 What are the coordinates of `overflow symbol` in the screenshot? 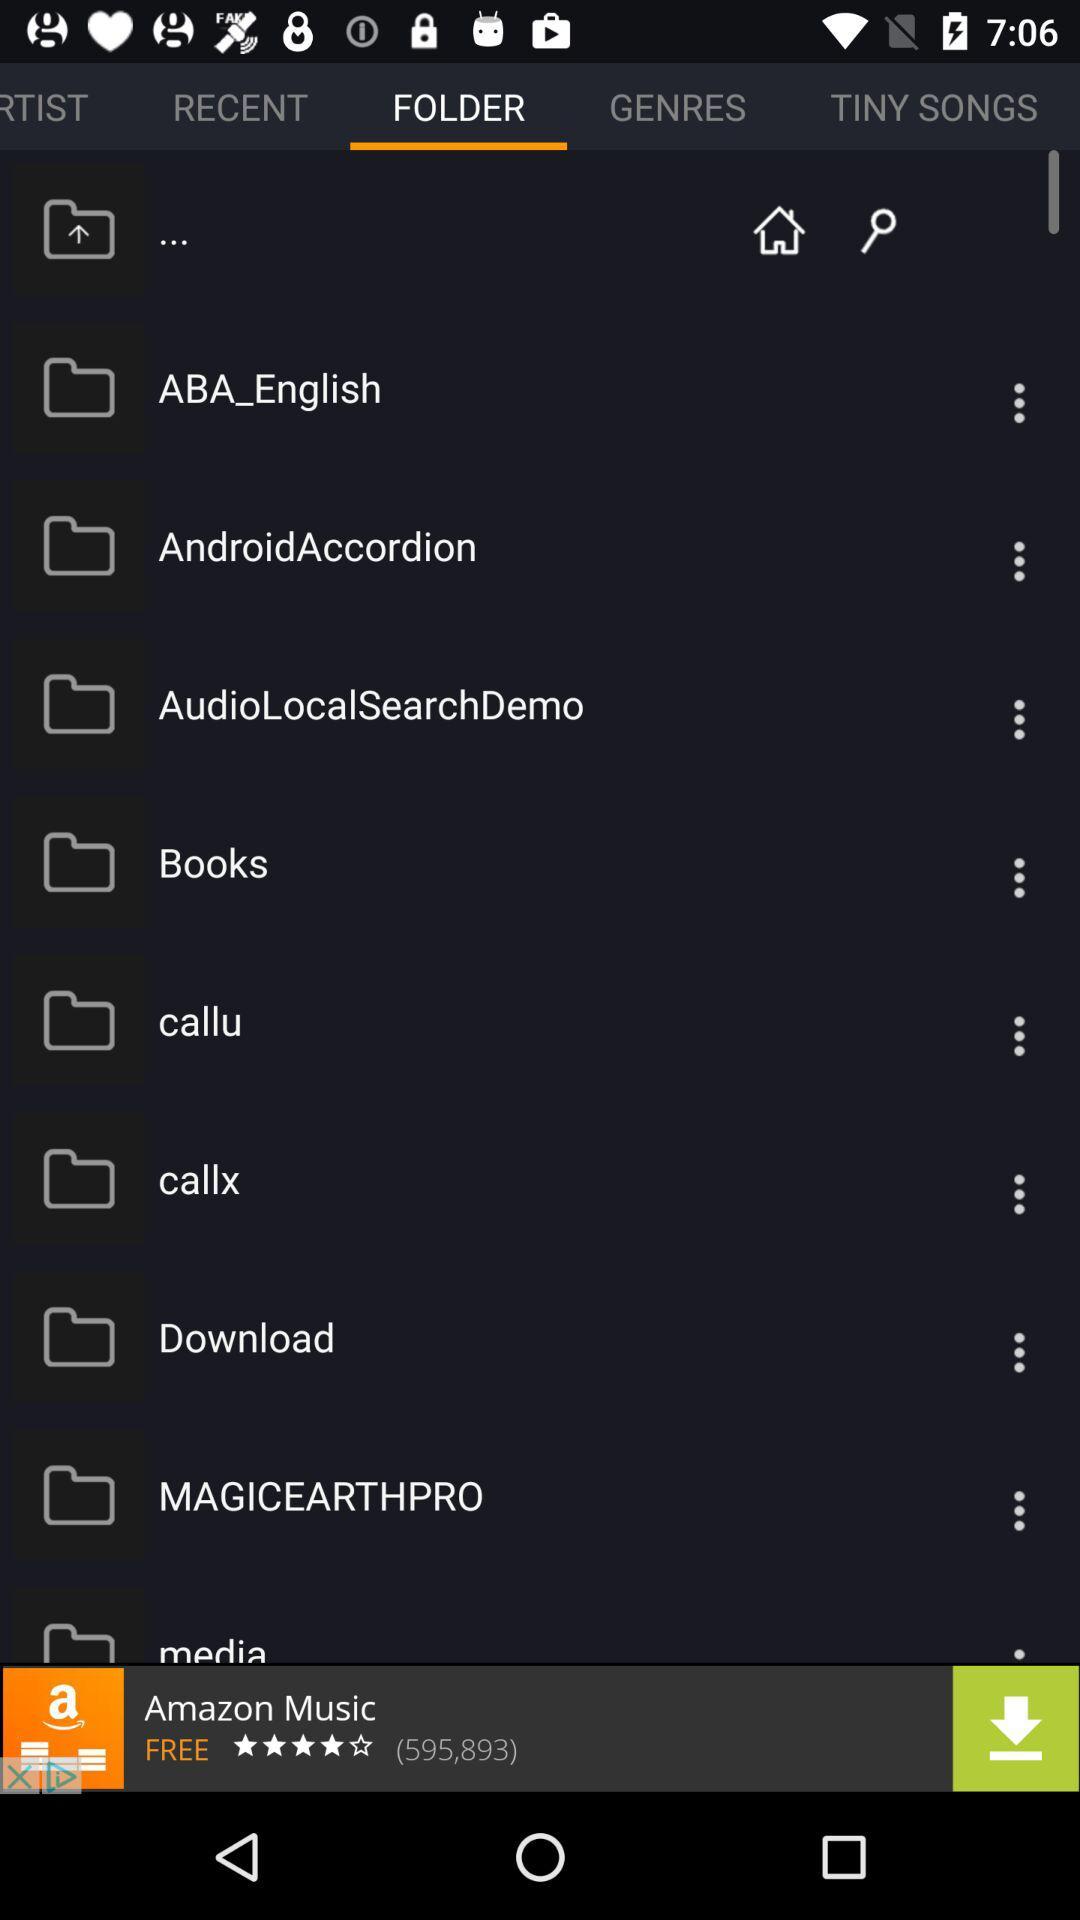 It's located at (978, 545).